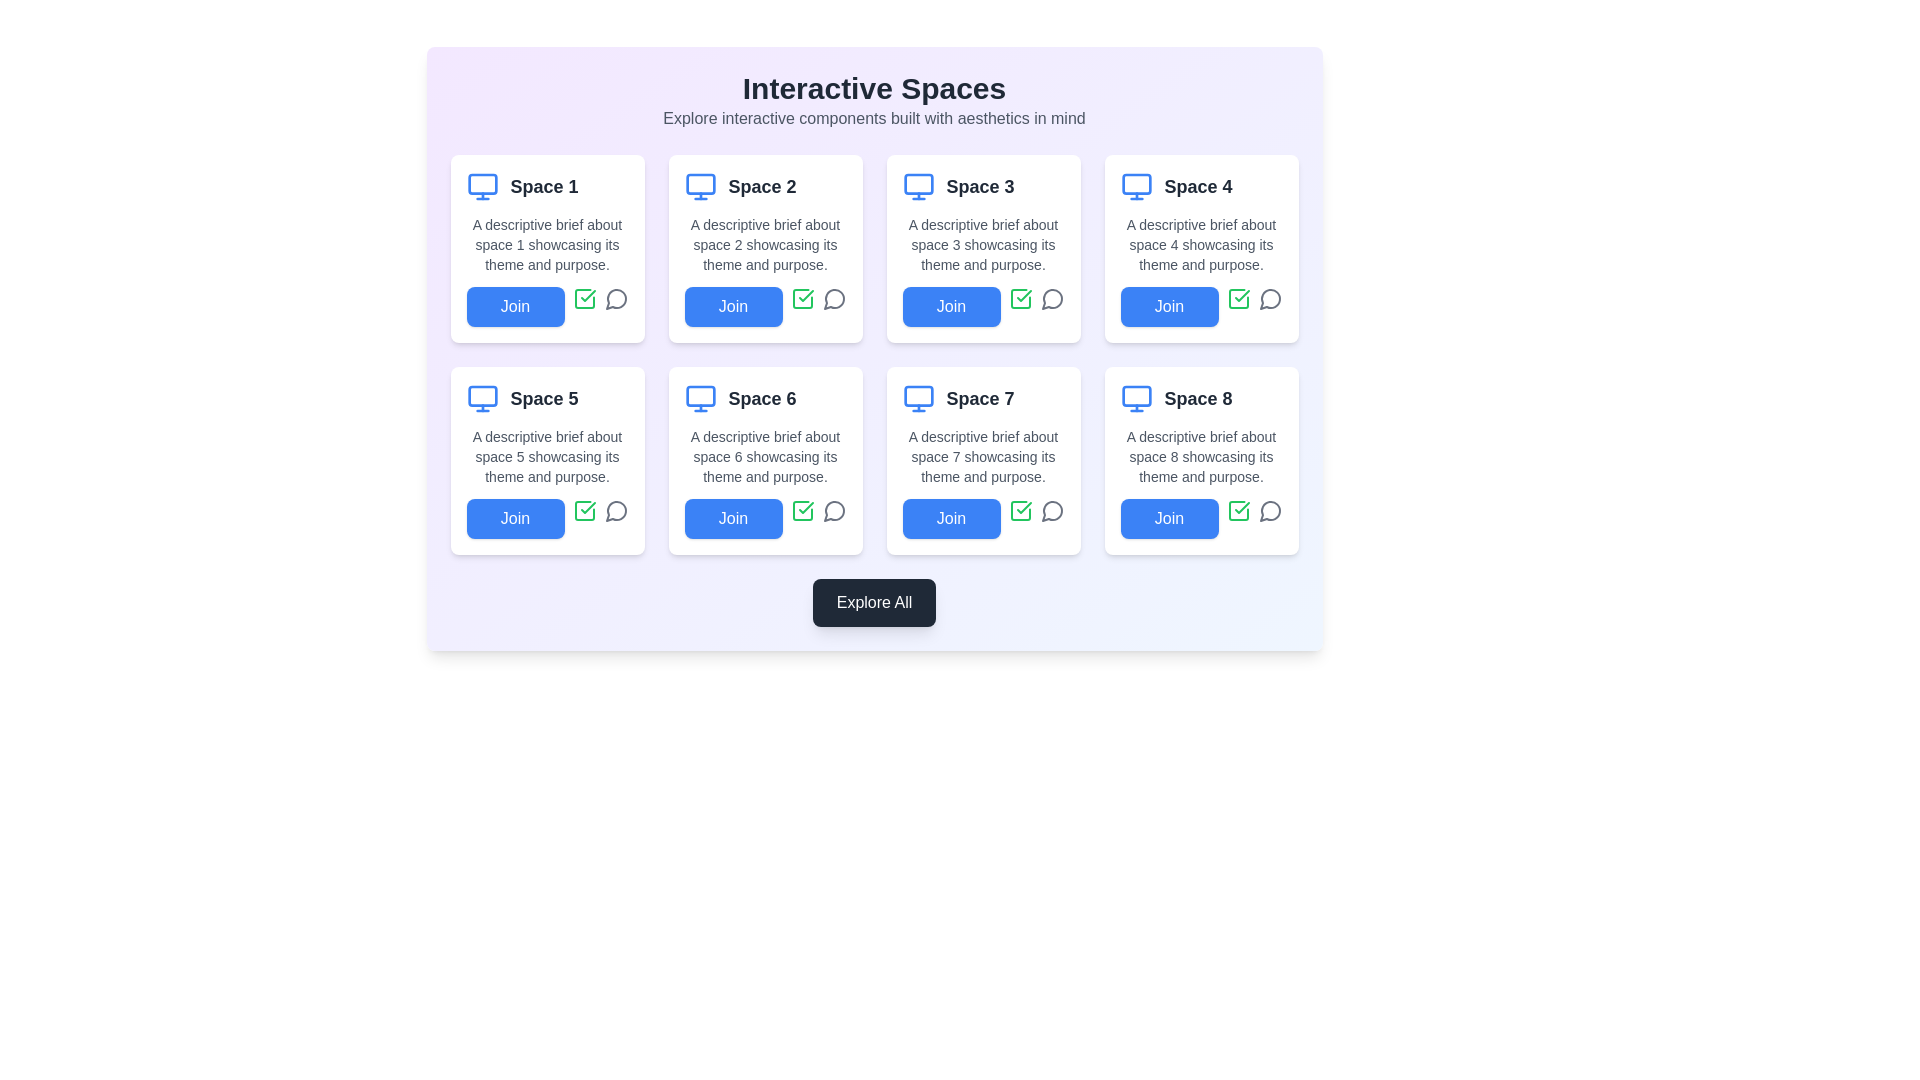 The height and width of the screenshot is (1080, 1920). Describe the element at coordinates (834, 299) in the screenshot. I see `the circular icon resembling a speech bubble, used for the comment or message feature, located in the third position within the horizontal row of icons beneath the 'Join' button in the 'Space 2' card` at that location.